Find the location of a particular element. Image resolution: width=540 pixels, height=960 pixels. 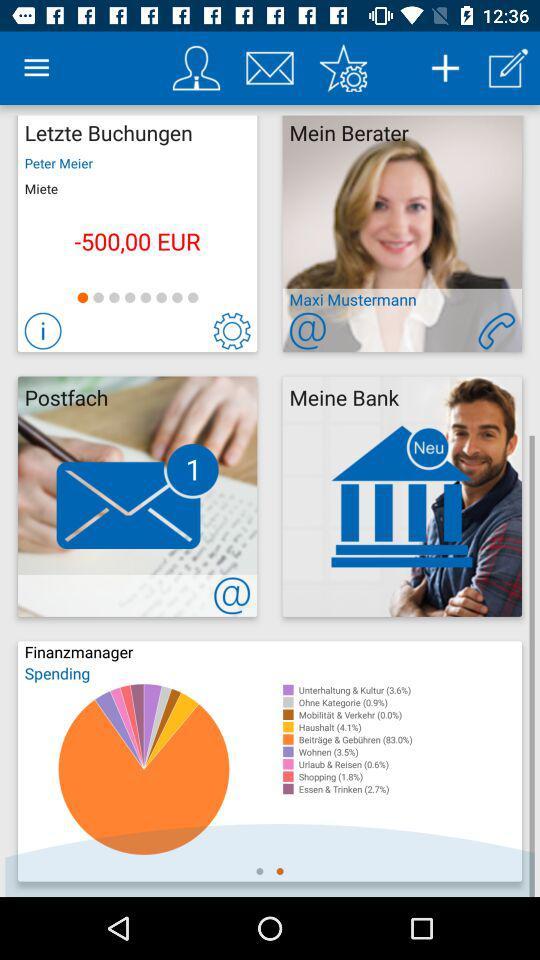

app setting is located at coordinates (342, 68).